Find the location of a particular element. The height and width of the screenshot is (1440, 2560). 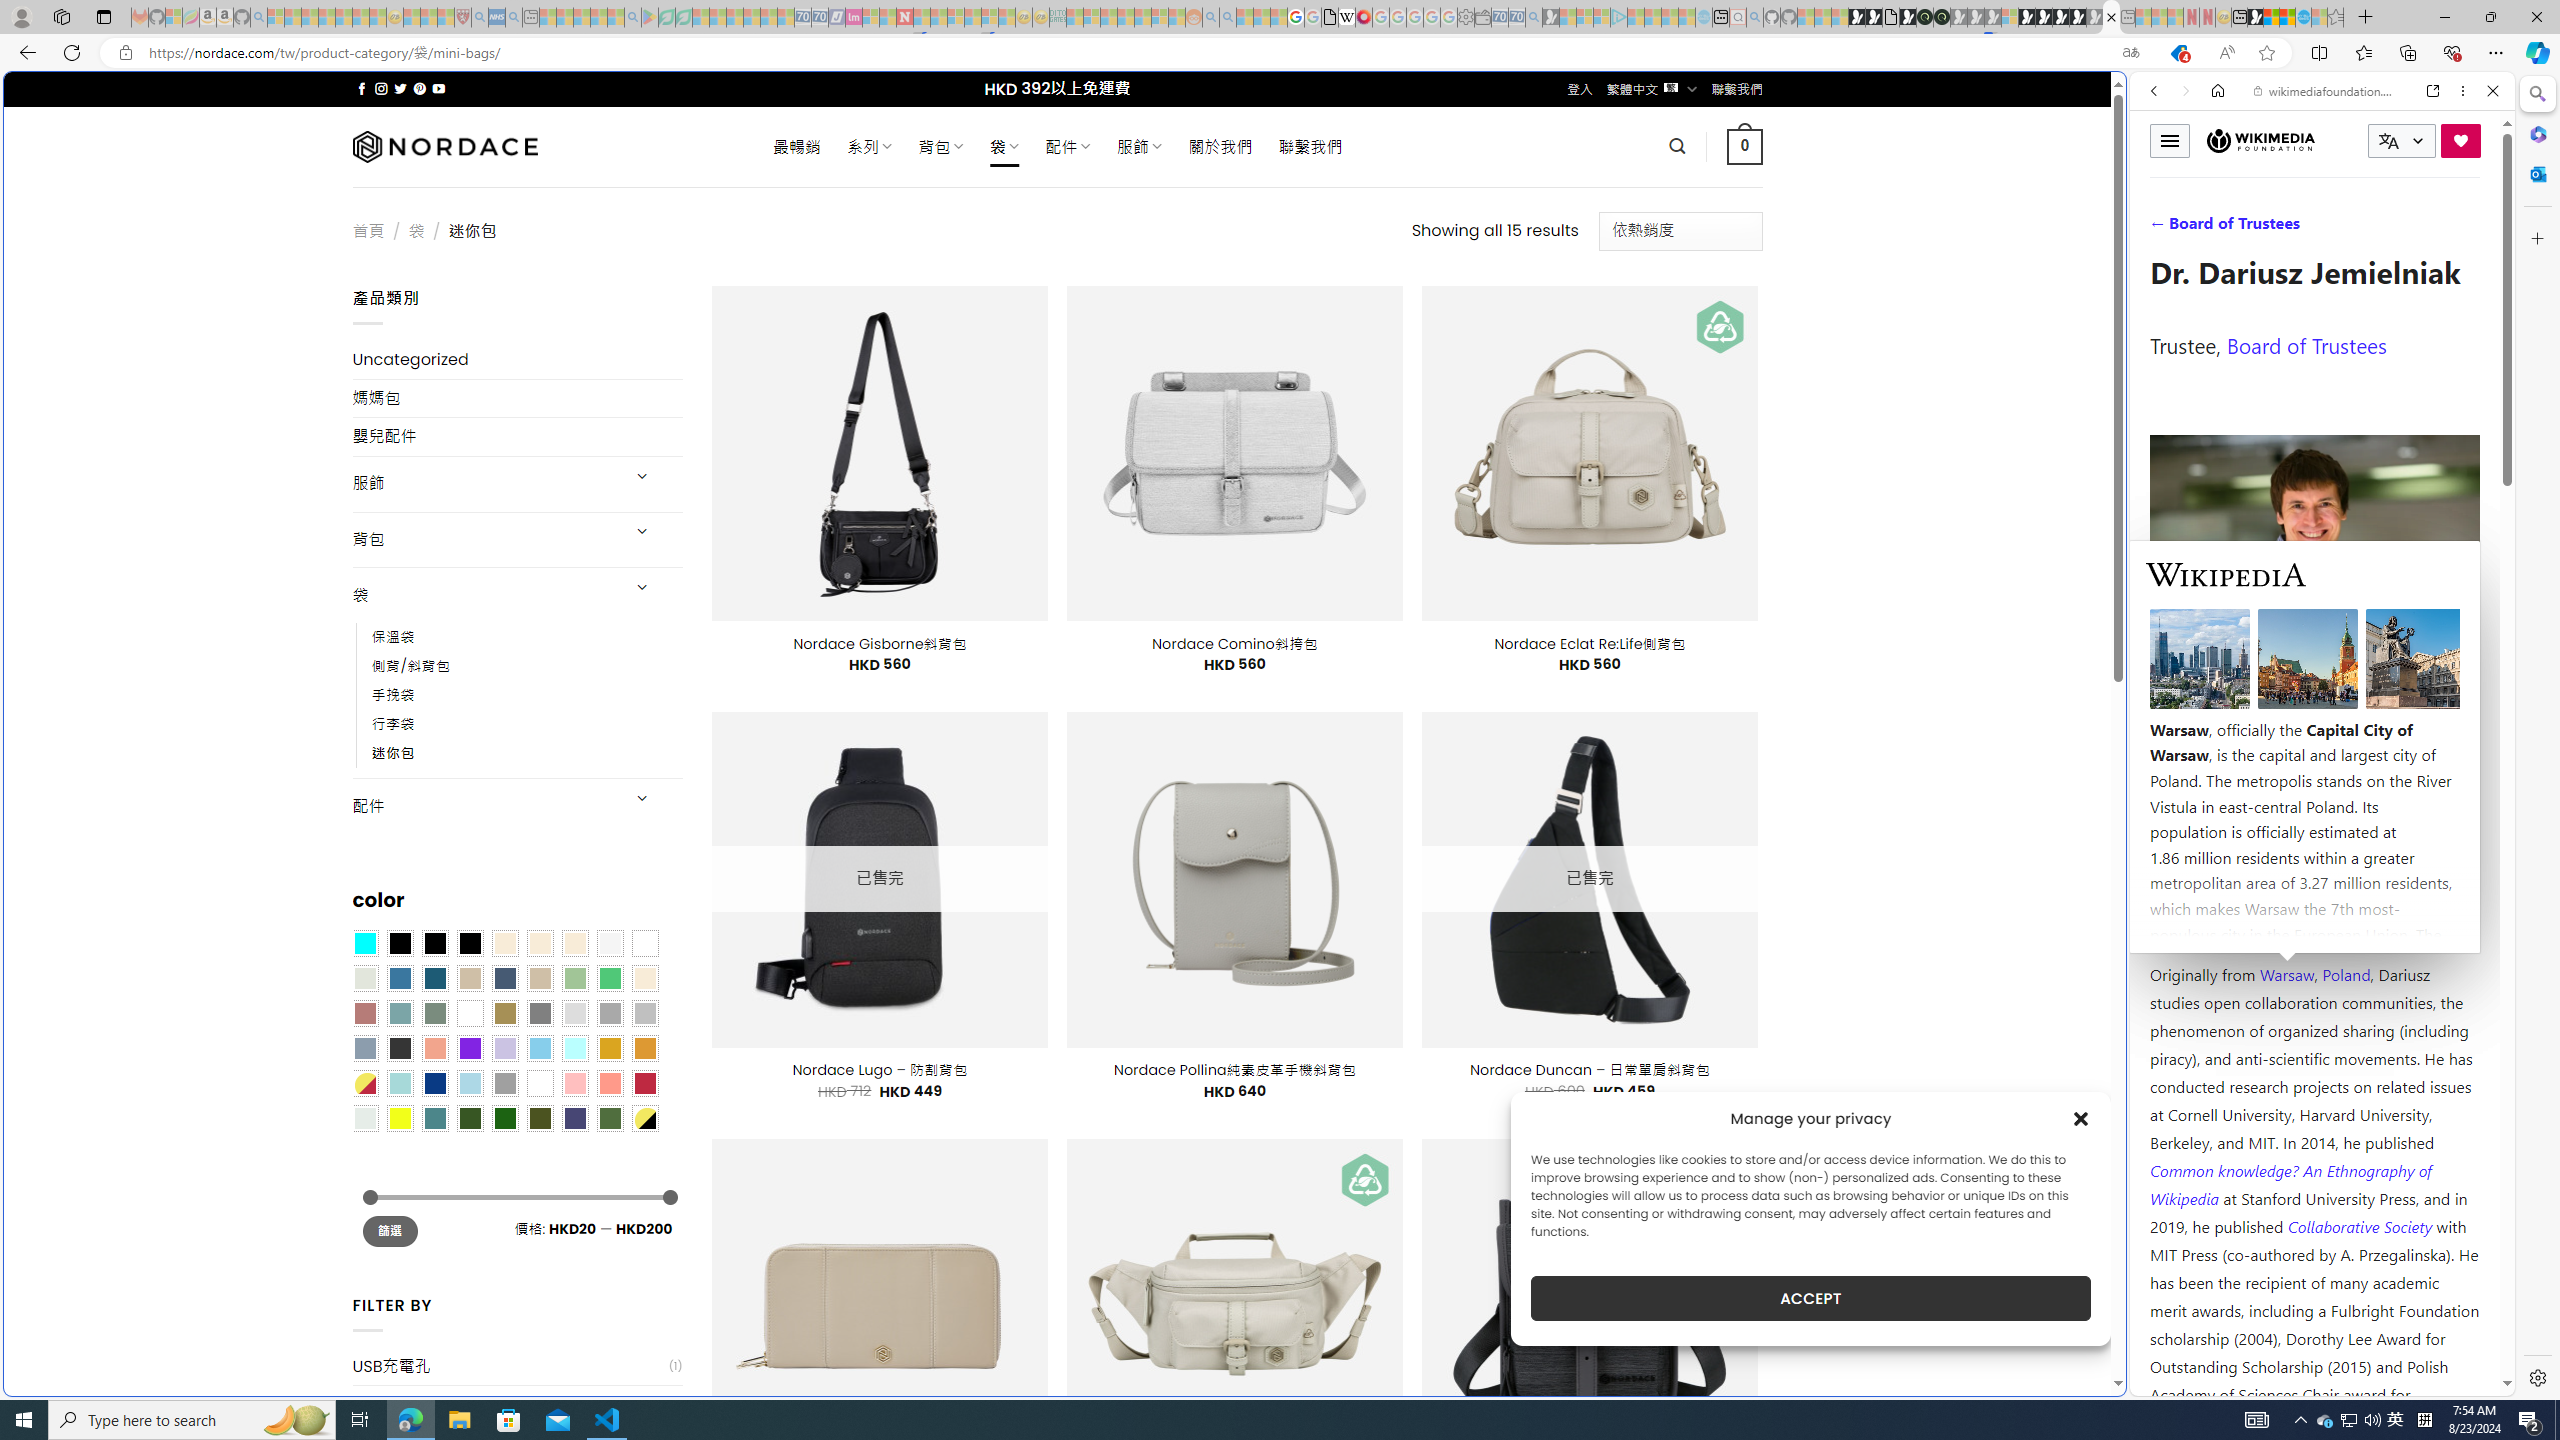

'Latest Politics News & Archive | Newsweek.com - Sleeping' is located at coordinates (904, 16).